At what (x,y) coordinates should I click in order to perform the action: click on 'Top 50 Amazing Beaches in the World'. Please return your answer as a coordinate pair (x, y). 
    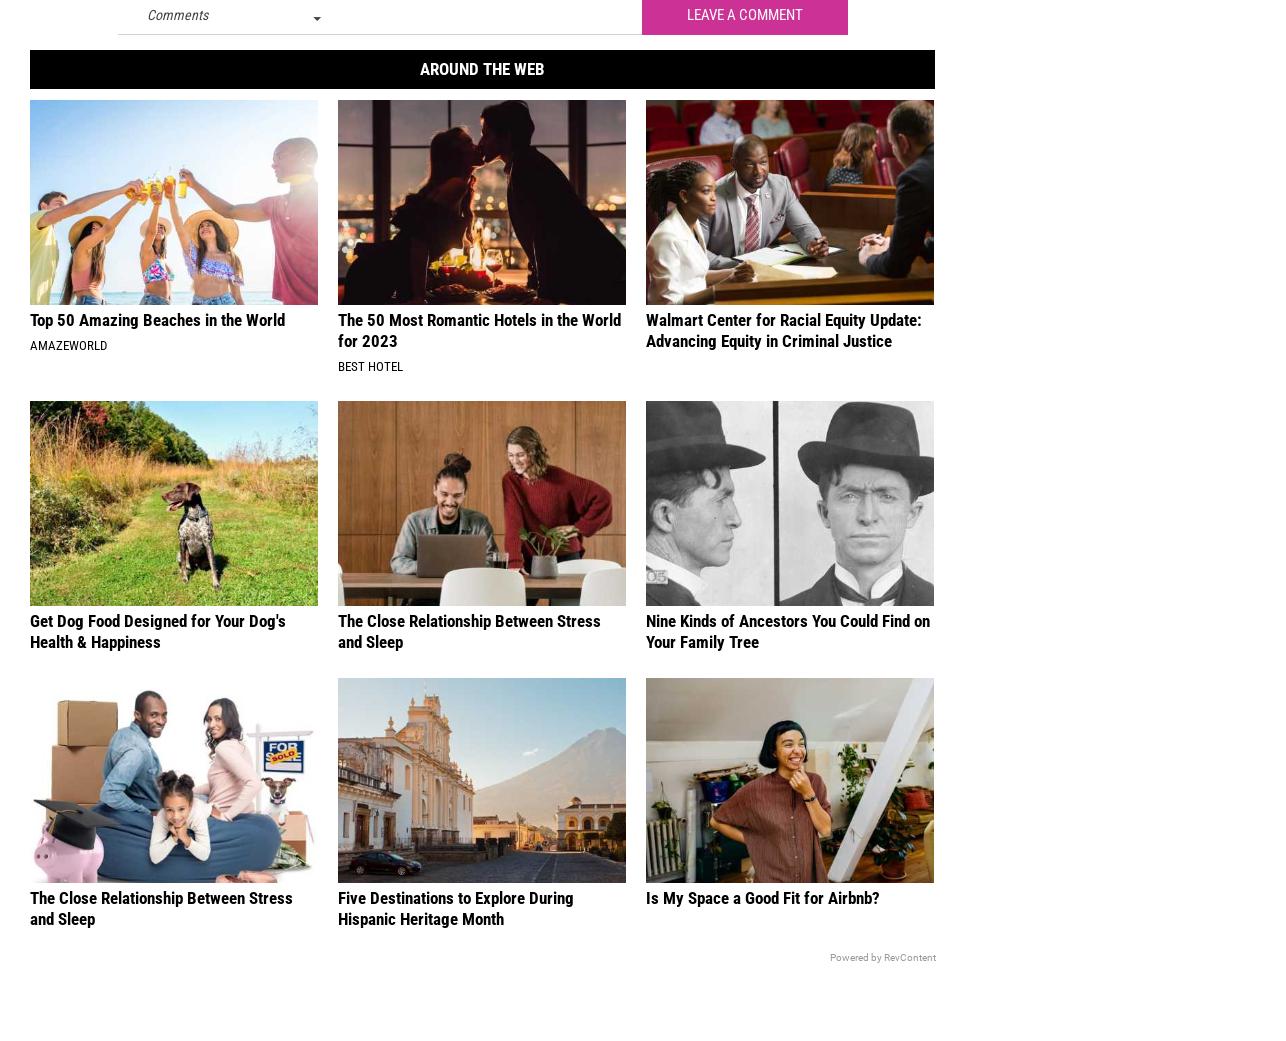
    Looking at the image, I should click on (157, 333).